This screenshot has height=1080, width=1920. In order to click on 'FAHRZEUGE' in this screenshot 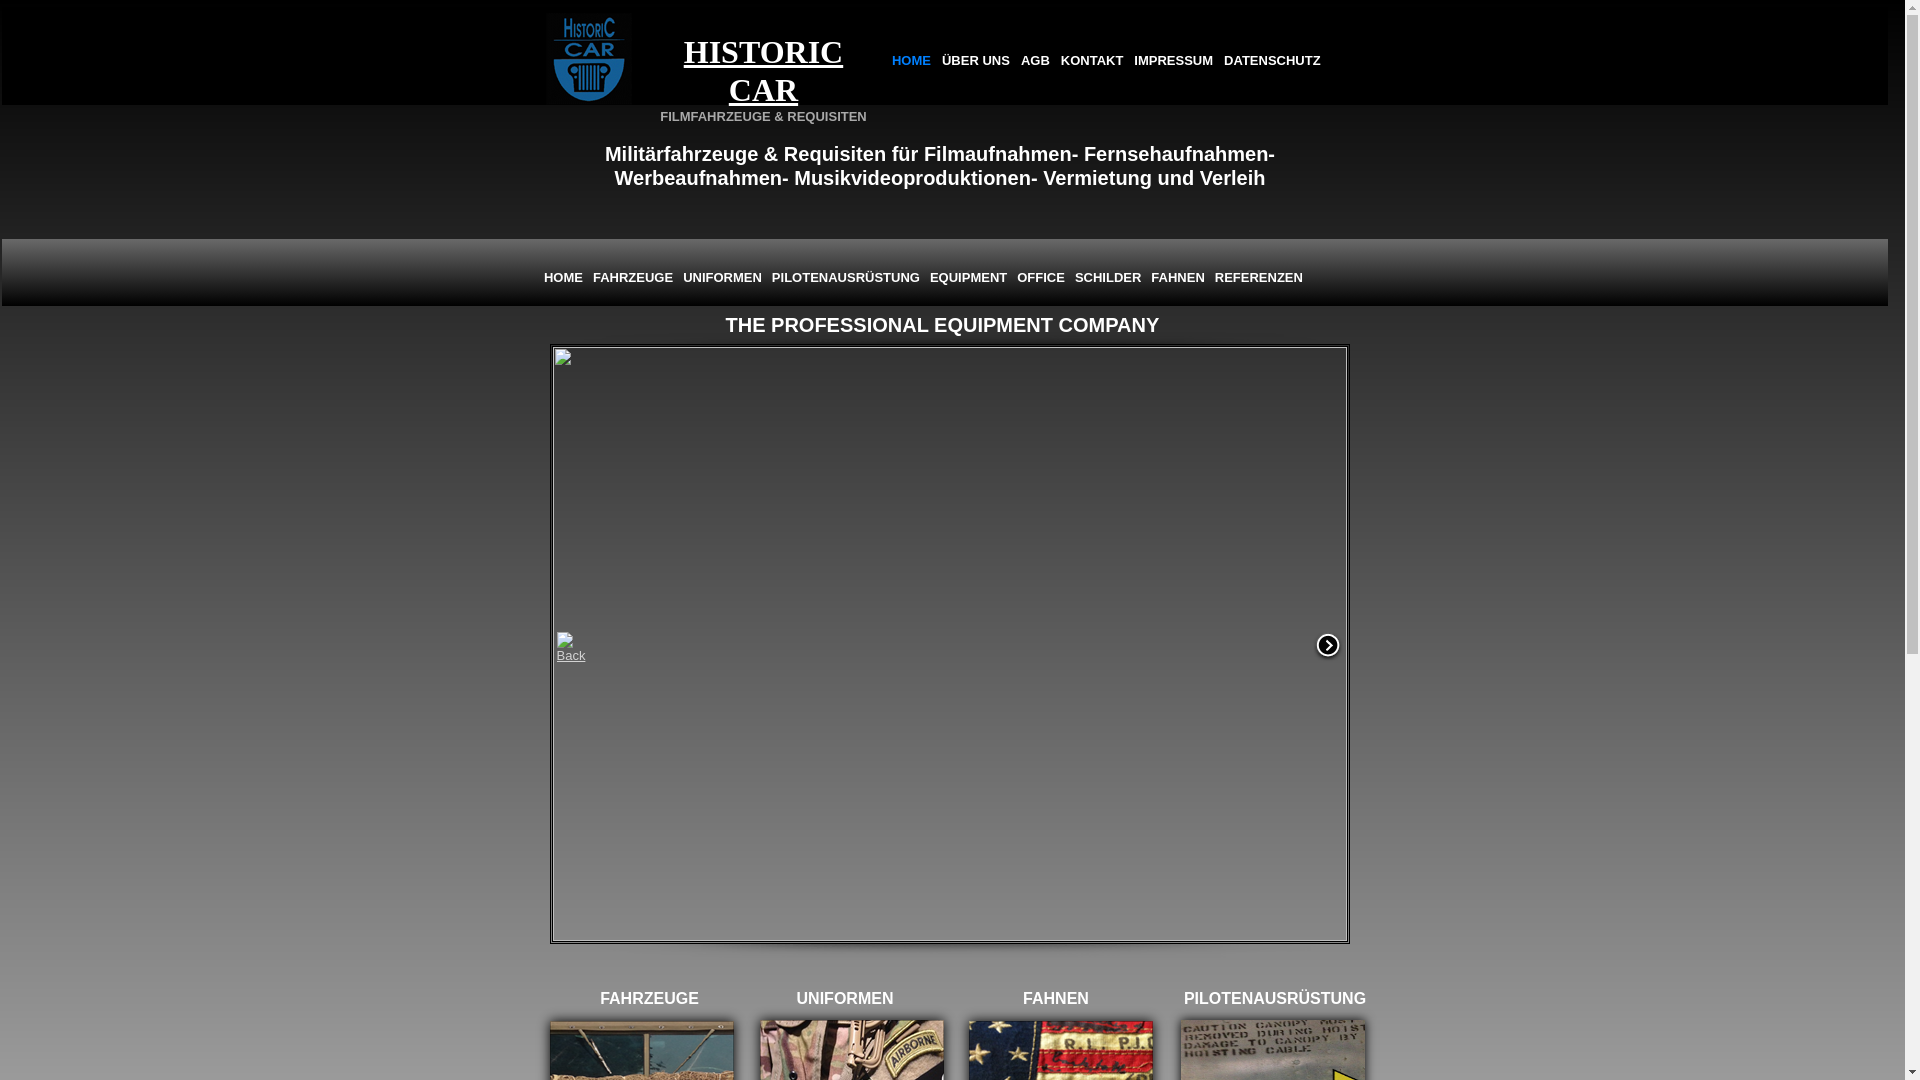, I will do `click(632, 277)`.